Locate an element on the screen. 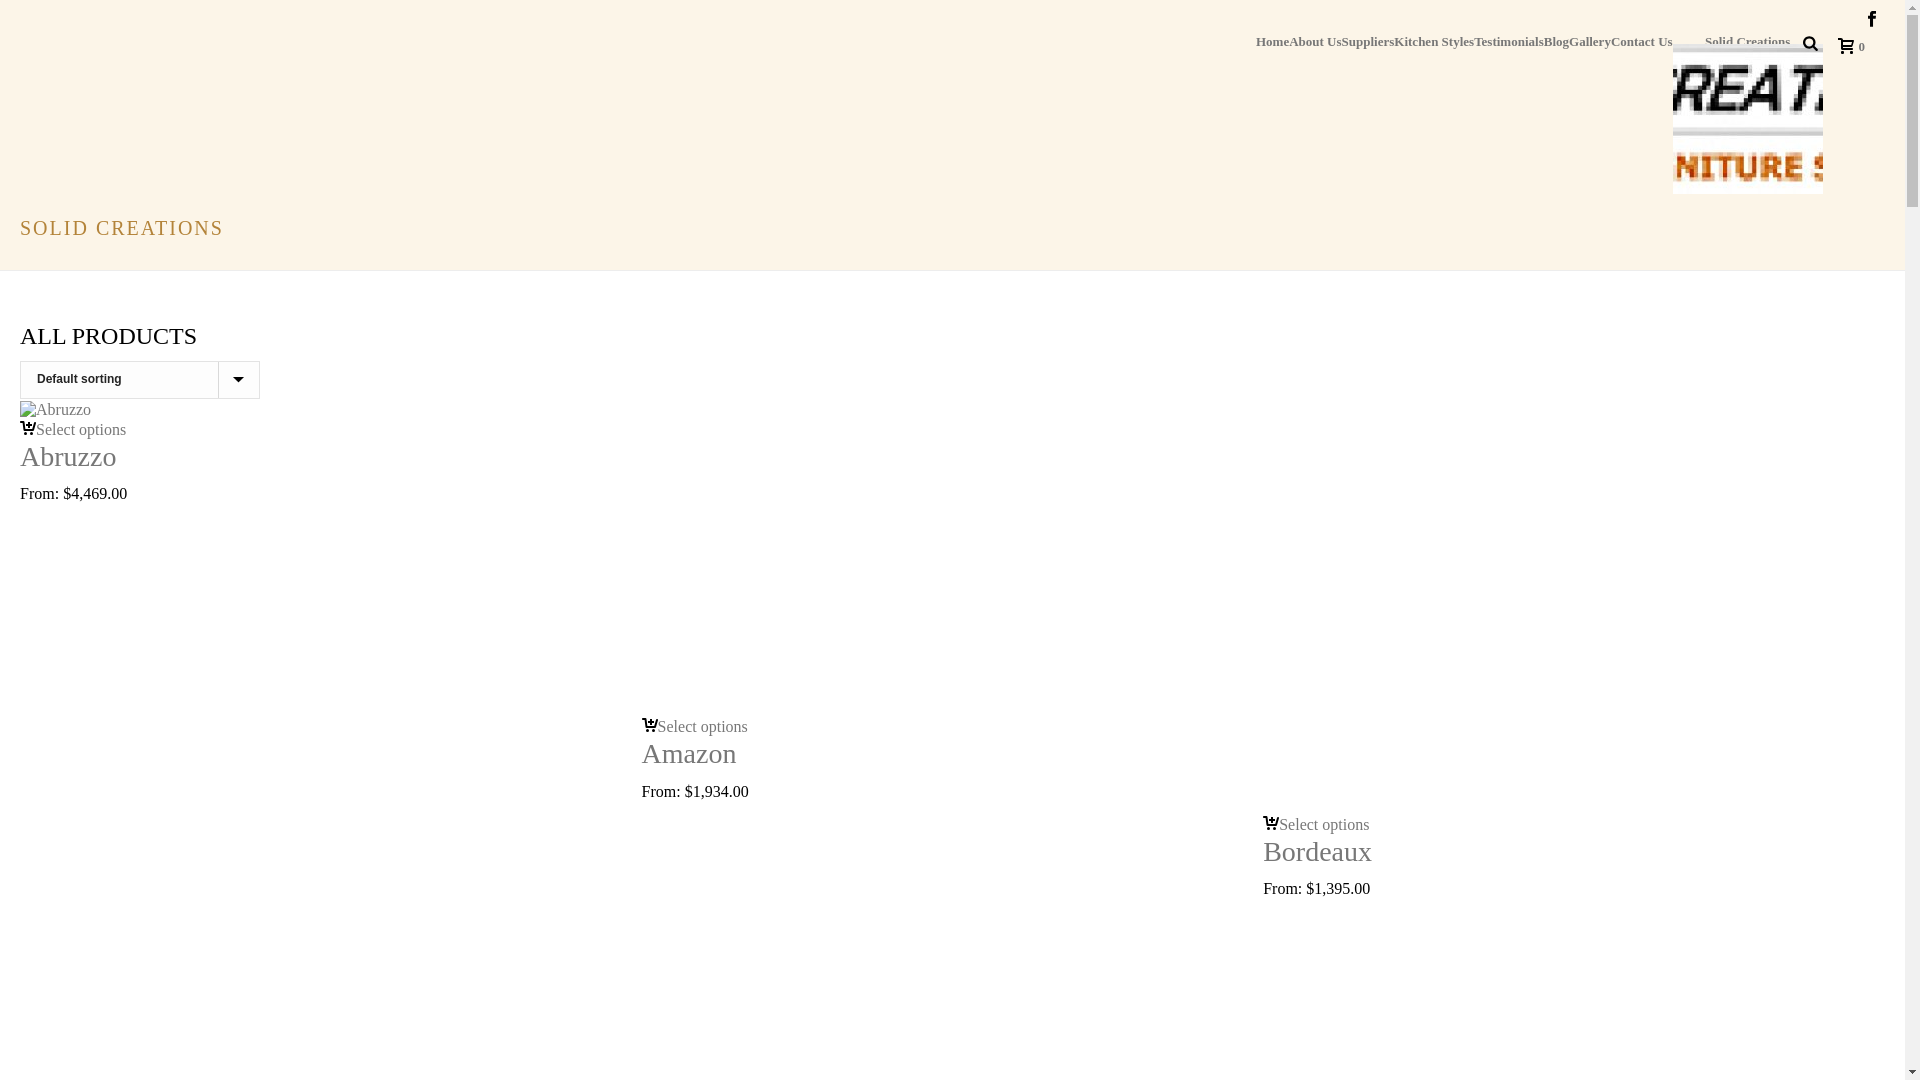  'Testimonials' is located at coordinates (1473, 39).